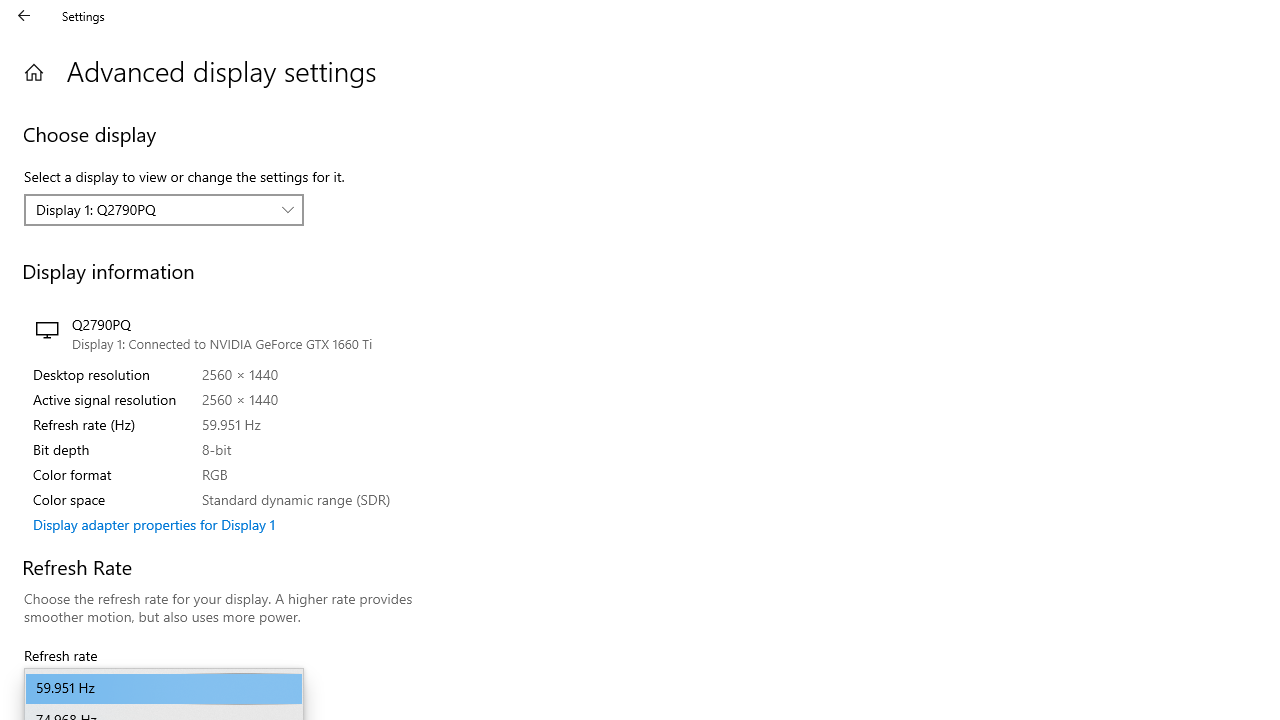  Describe the element at coordinates (164, 688) in the screenshot. I see `'59.951 Hz'` at that location.